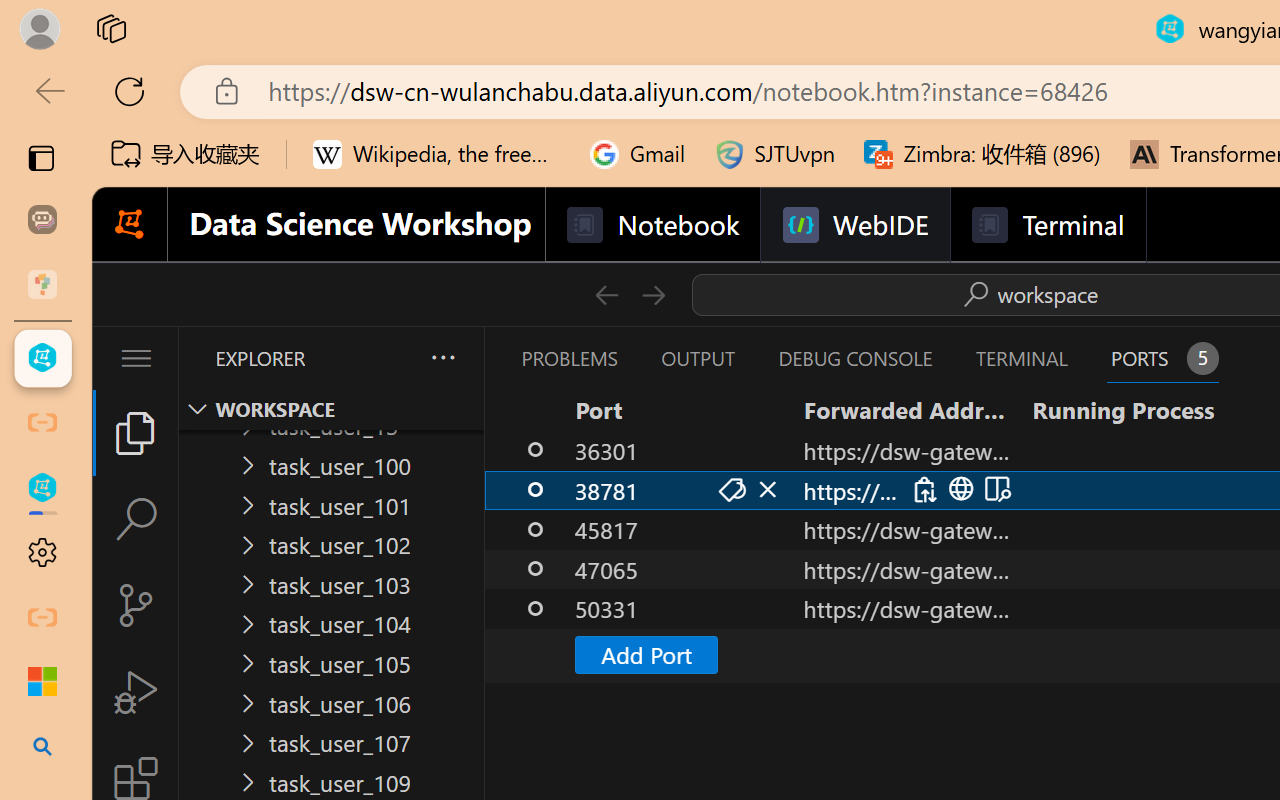 The width and height of the screenshot is (1280, 800). I want to click on 'Stop Forwarding Port (Delete)', so click(765, 489).